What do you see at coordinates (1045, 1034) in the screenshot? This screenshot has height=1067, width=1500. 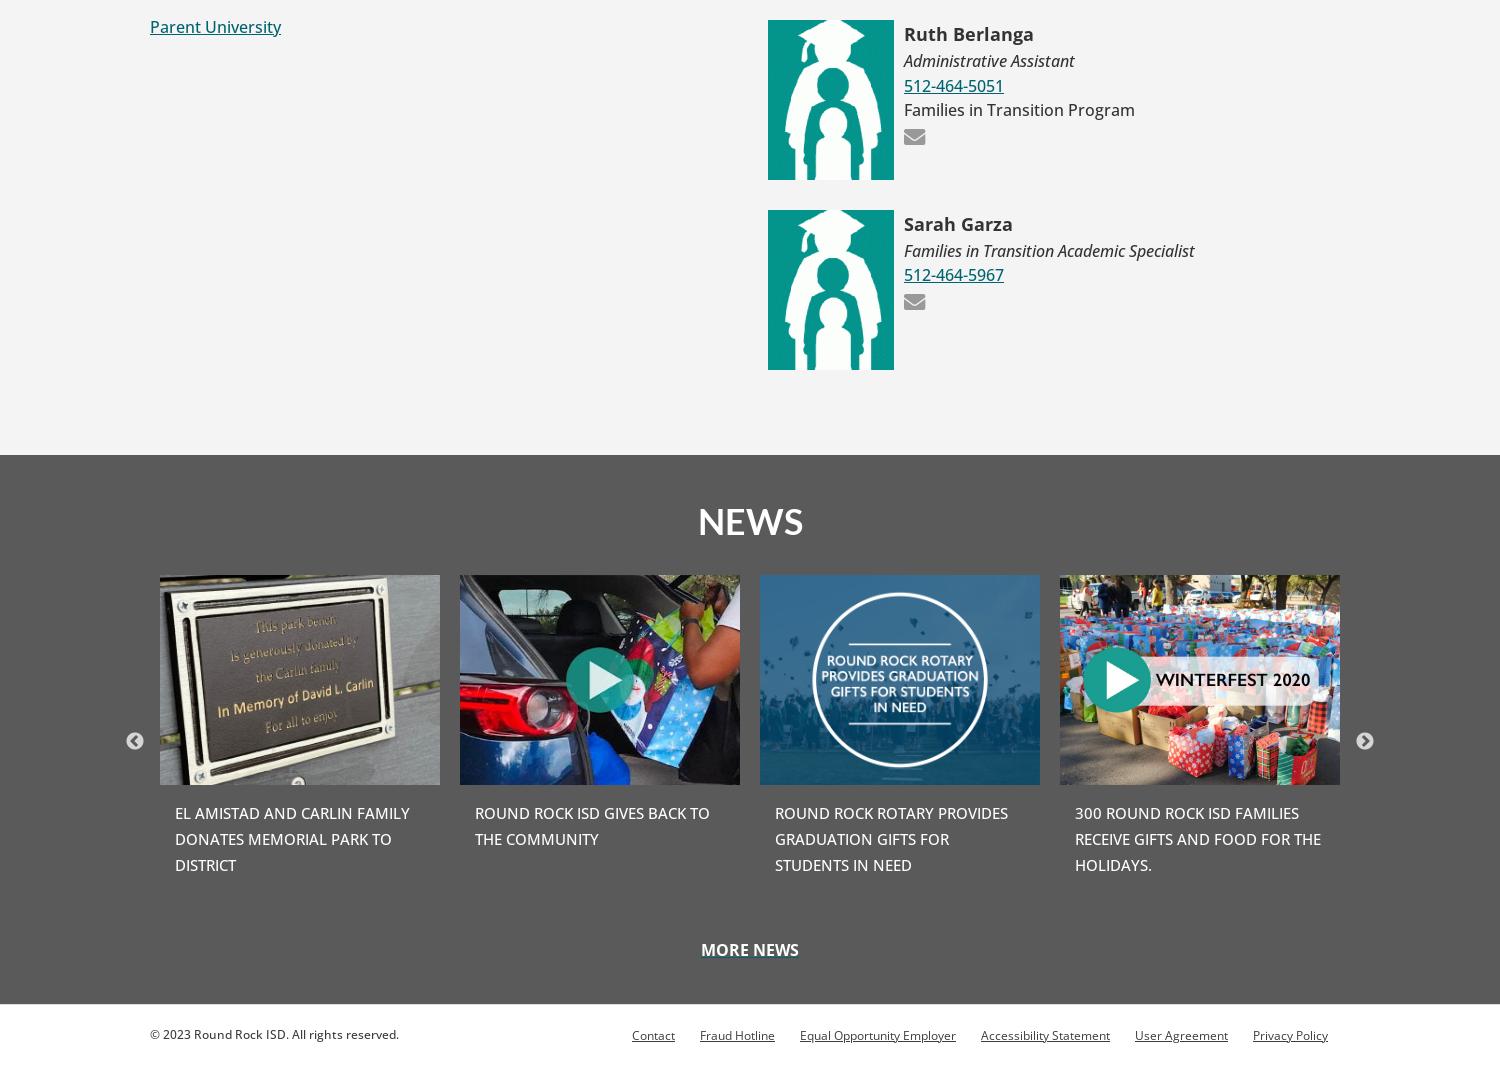 I see `'Accessibility Statement'` at bounding box center [1045, 1034].